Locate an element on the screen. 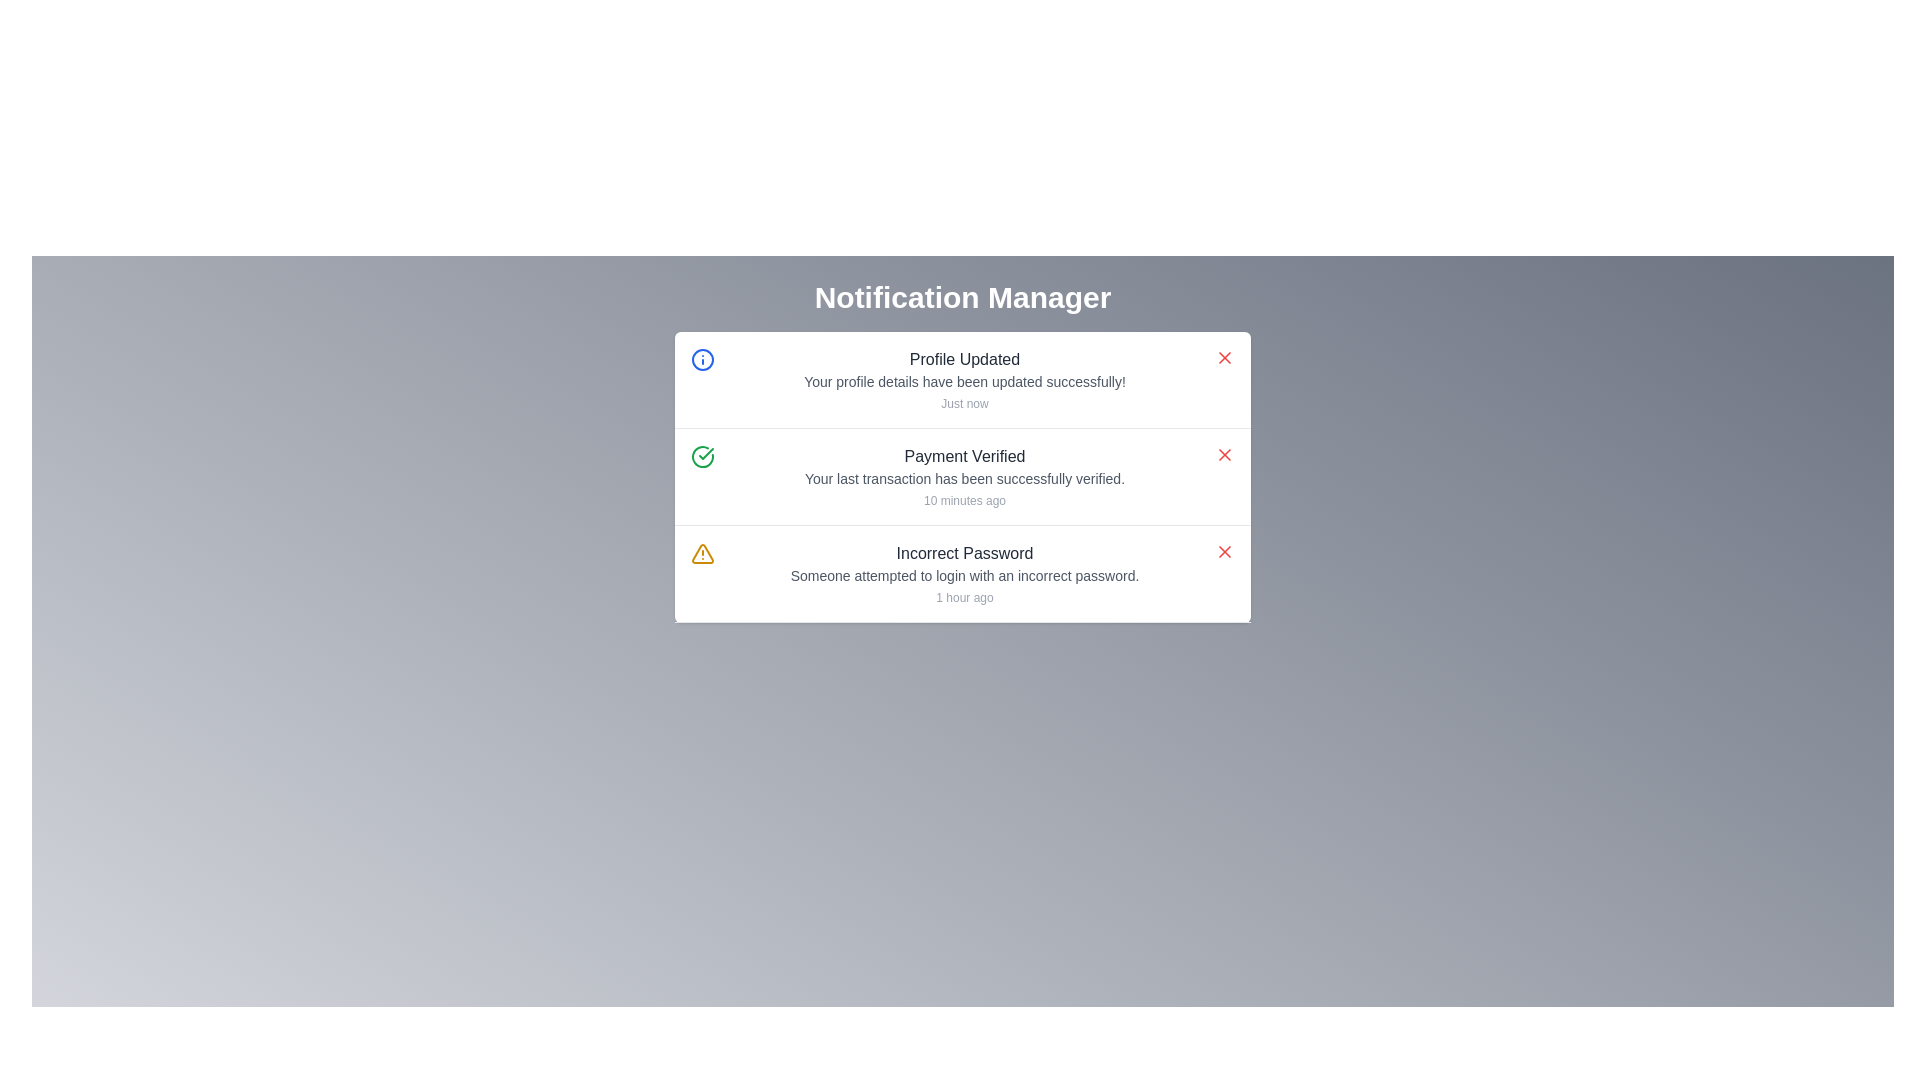  title and description of the Notification card that informs the user about an update made to their profile, which is the first item in a vertical list of notifications is located at coordinates (963, 380).